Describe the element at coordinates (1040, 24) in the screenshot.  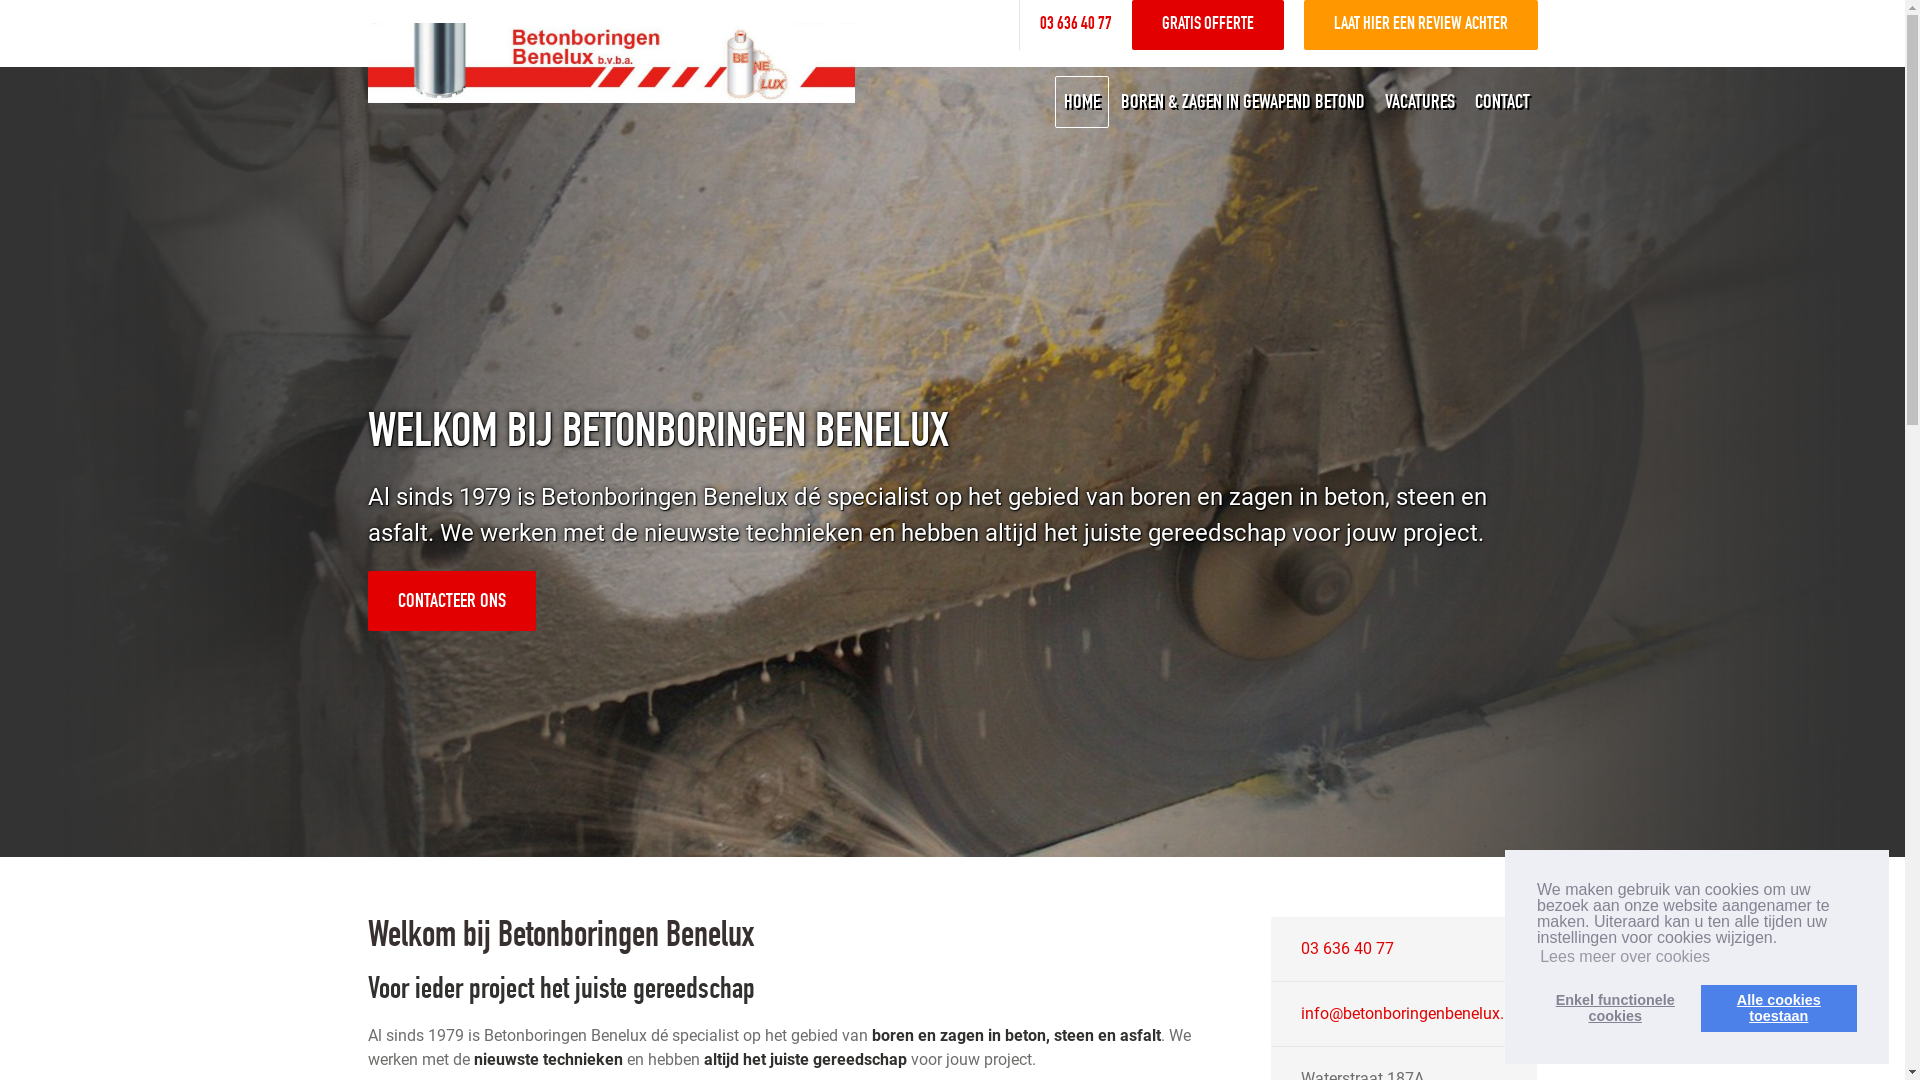
I see `'03 636 40 77'` at that location.